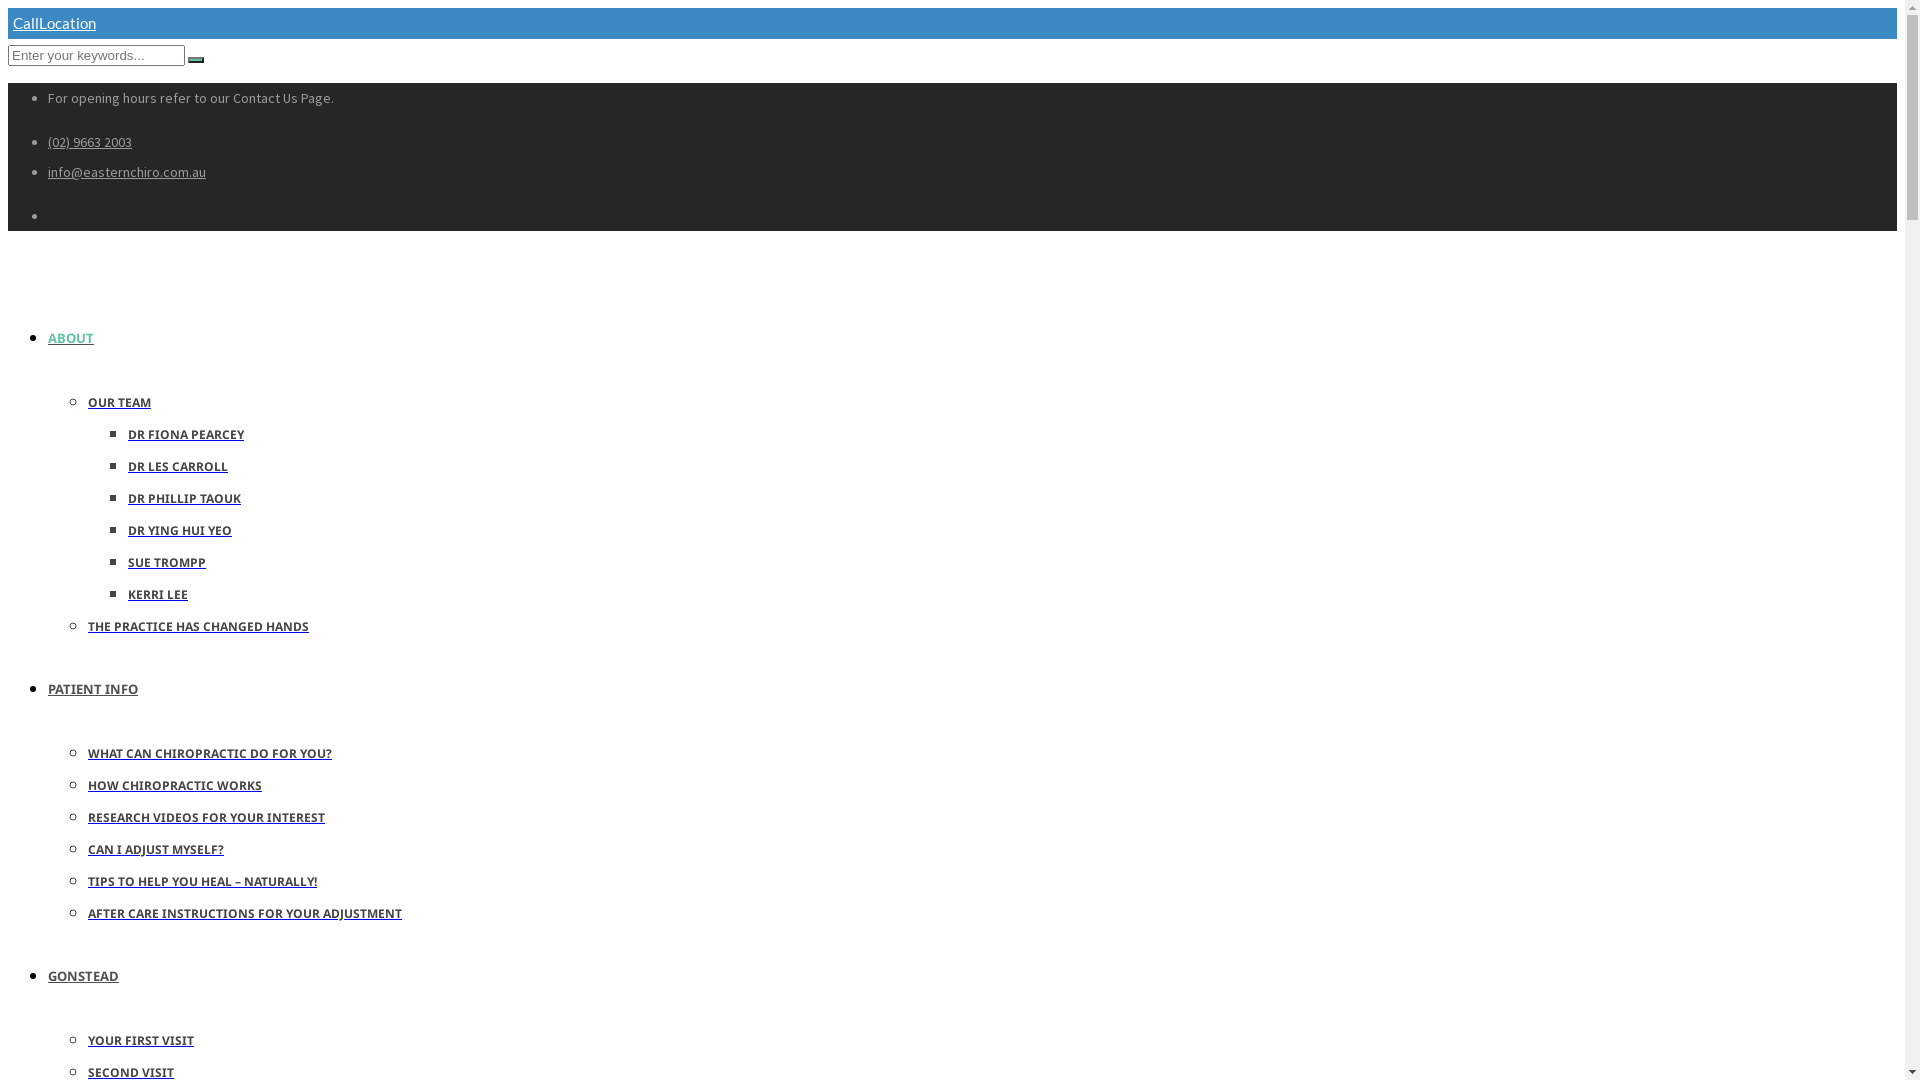 This screenshot has width=1920, height=1080. Describe the element at coordinates (191, 97) in the screenshot. I see `'For opening hours refer to our Contact Us Page.'` at that location.